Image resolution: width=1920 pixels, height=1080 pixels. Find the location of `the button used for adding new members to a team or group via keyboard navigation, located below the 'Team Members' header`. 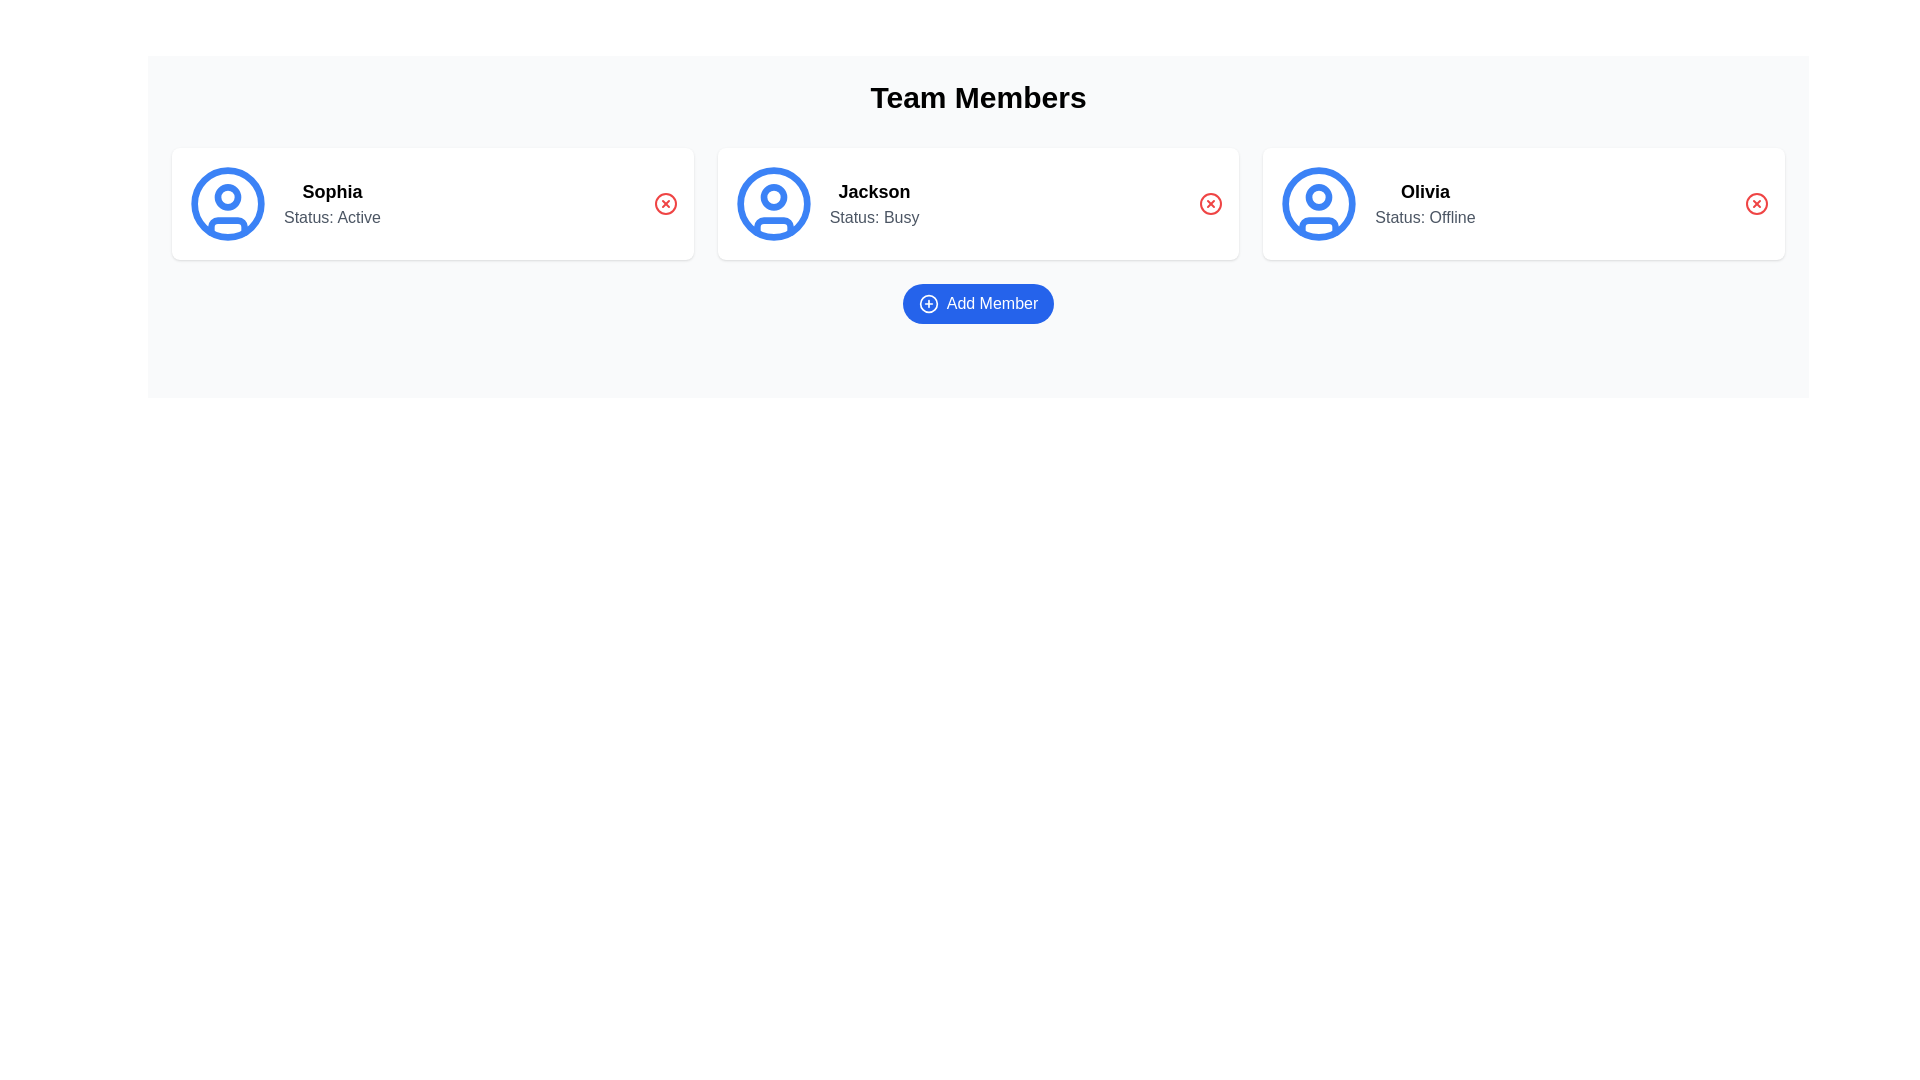

the button used for adding new members to a team or group via keyboard navigation, located below the 'Team Members' header is located at coordinates (978, 304).